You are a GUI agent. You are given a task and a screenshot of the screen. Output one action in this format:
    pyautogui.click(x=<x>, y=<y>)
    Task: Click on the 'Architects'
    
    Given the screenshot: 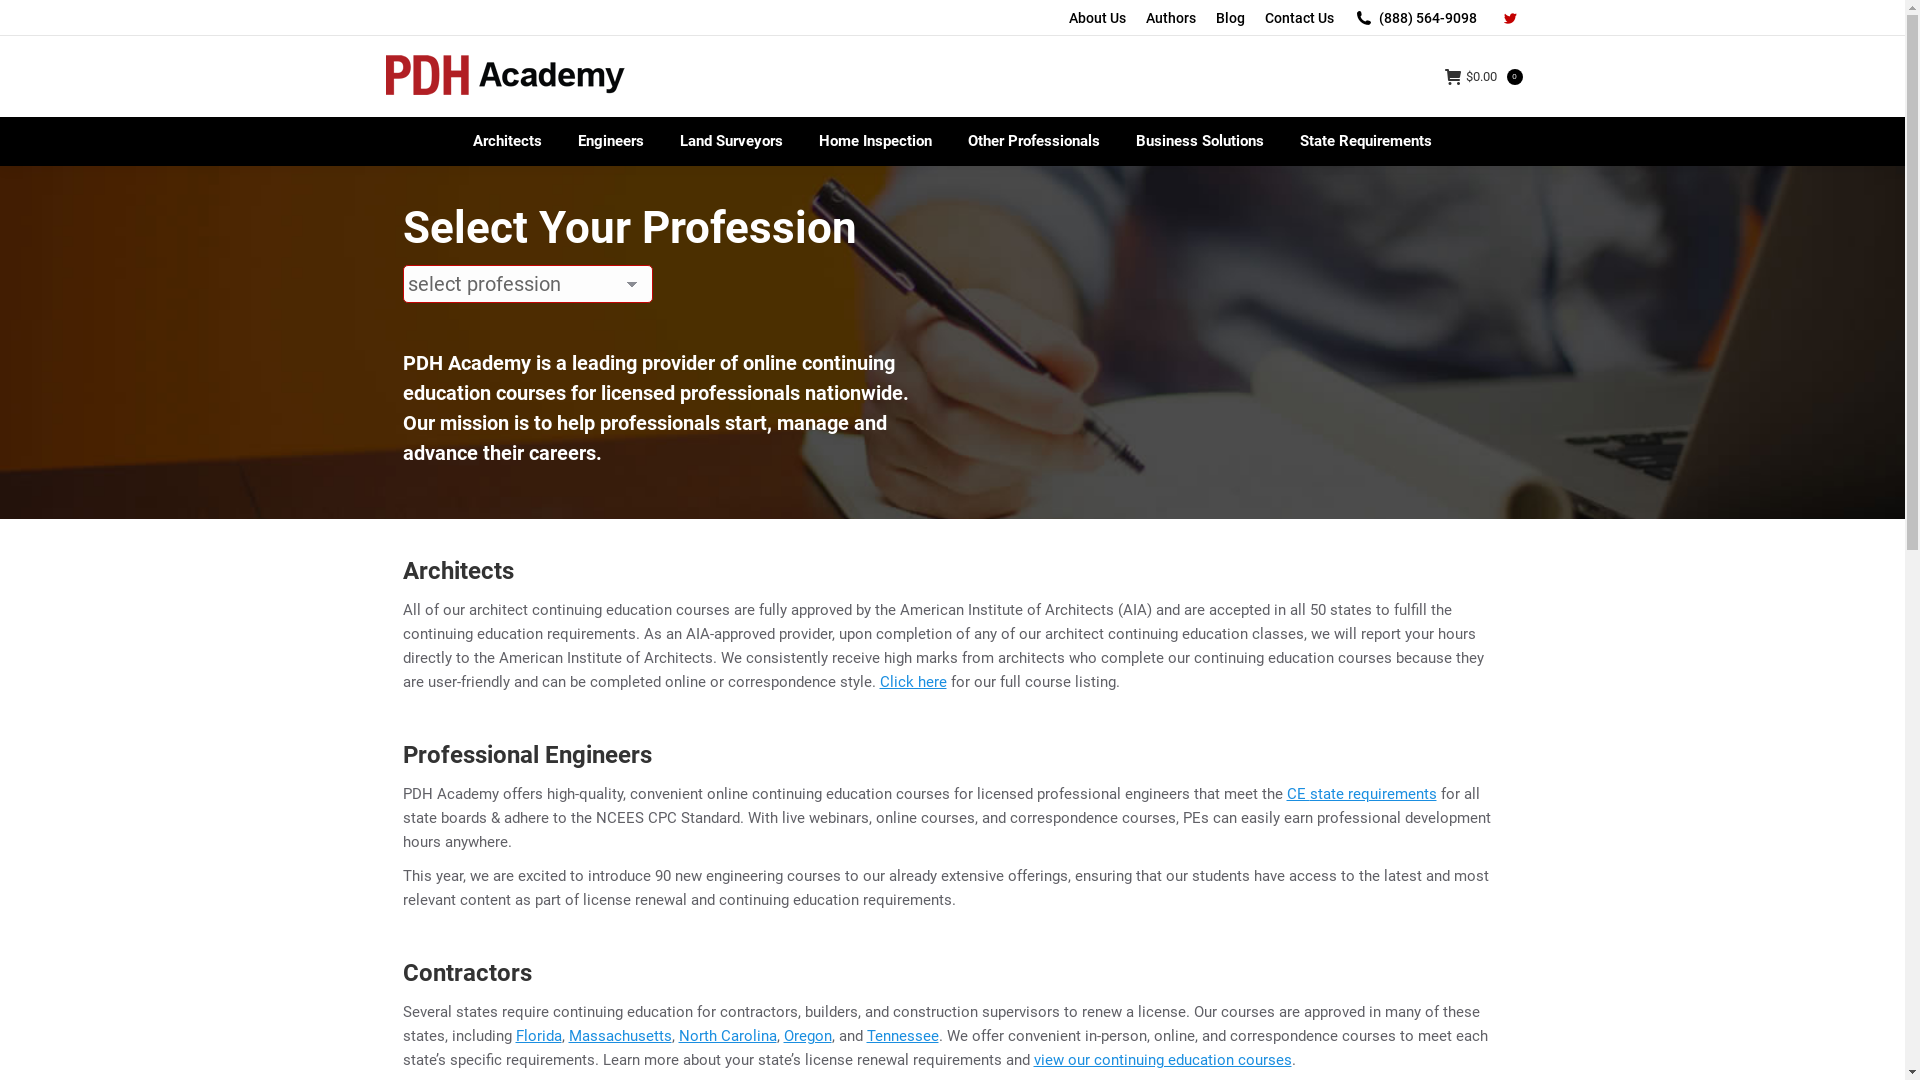 What is the action you would take?
    pyautogui.click(x=507, y=140)
    